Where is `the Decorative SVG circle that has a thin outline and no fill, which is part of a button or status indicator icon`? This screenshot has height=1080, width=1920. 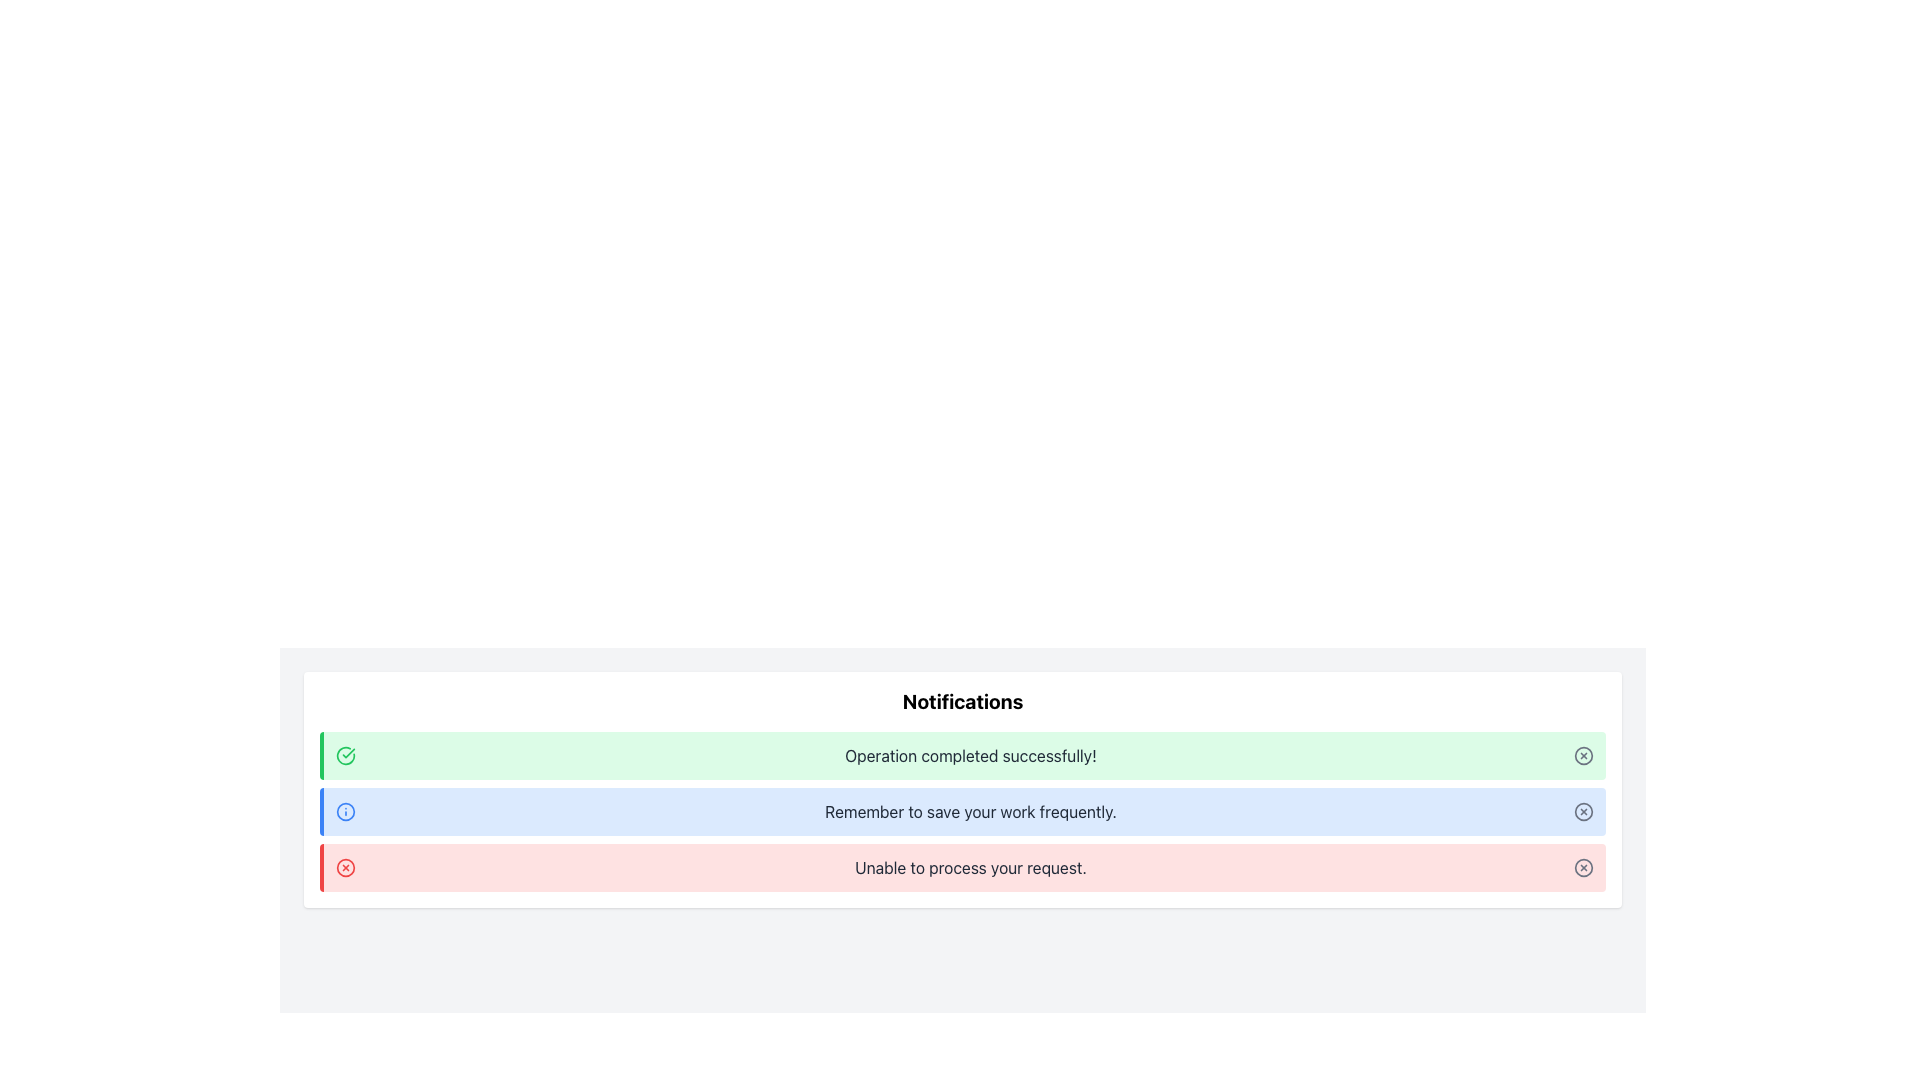 the Decorative SVG circle that has a thin outline and no fill, which is part of a button or status indicator icon is located at coordinates (1583, 756).